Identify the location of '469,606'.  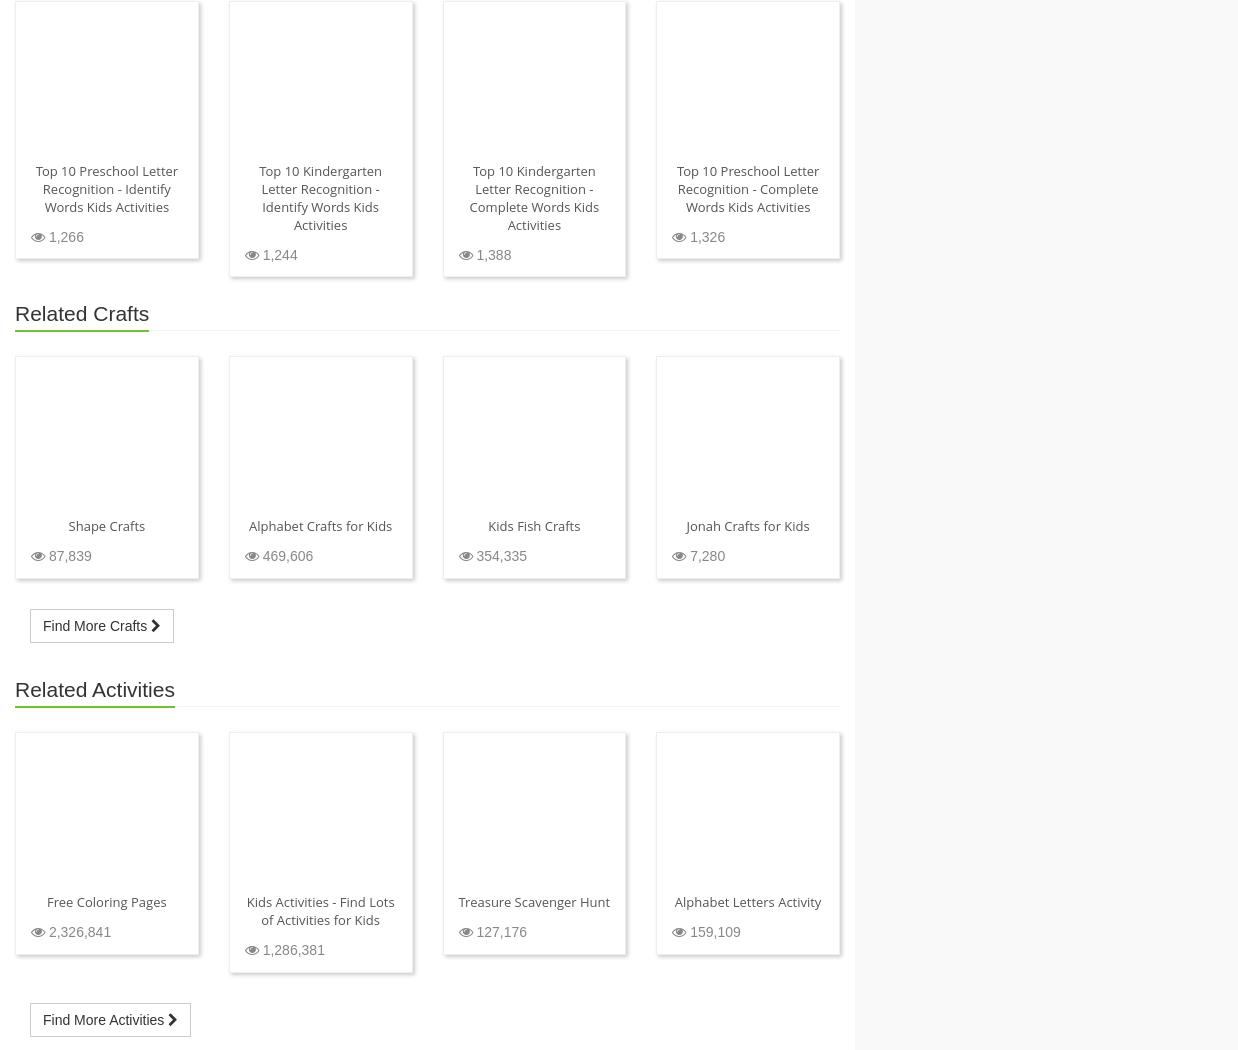
(284, 555).